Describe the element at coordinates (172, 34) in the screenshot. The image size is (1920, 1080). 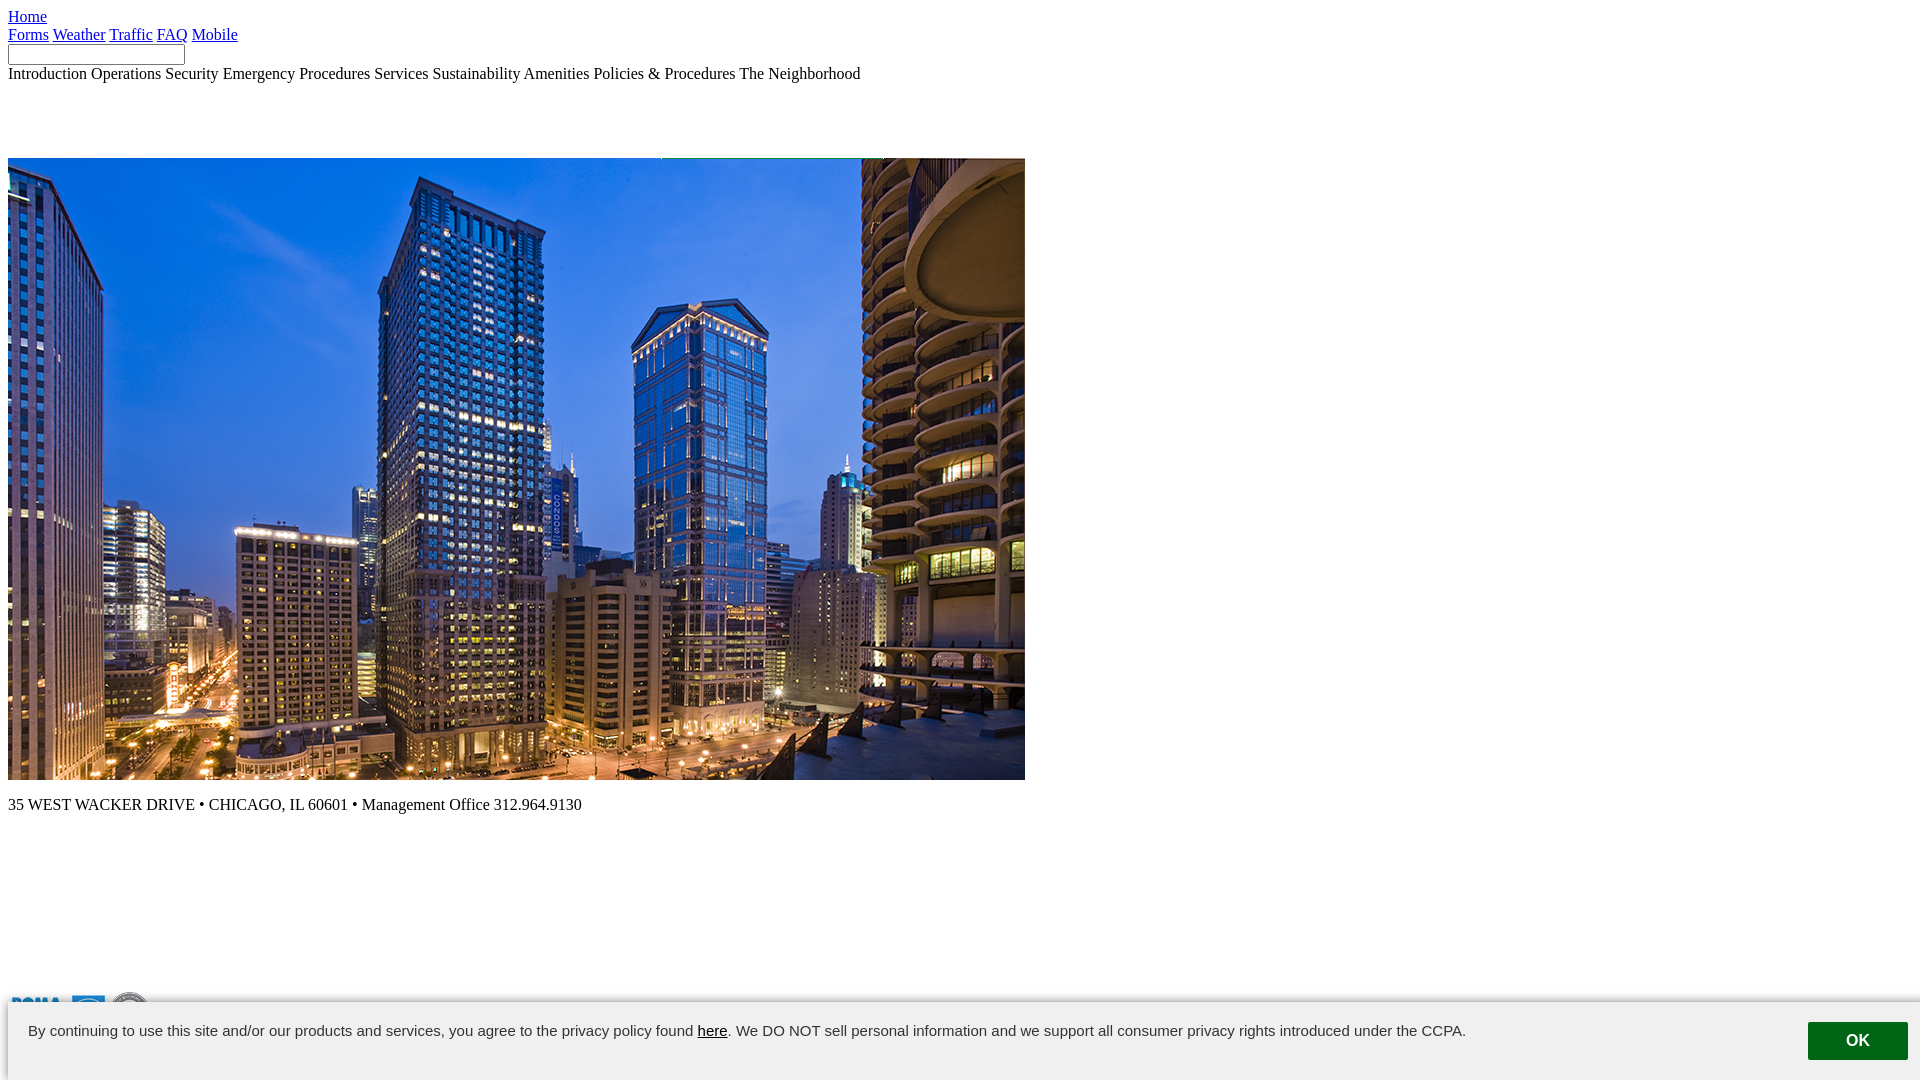
I see `'FAQ'` at that location.